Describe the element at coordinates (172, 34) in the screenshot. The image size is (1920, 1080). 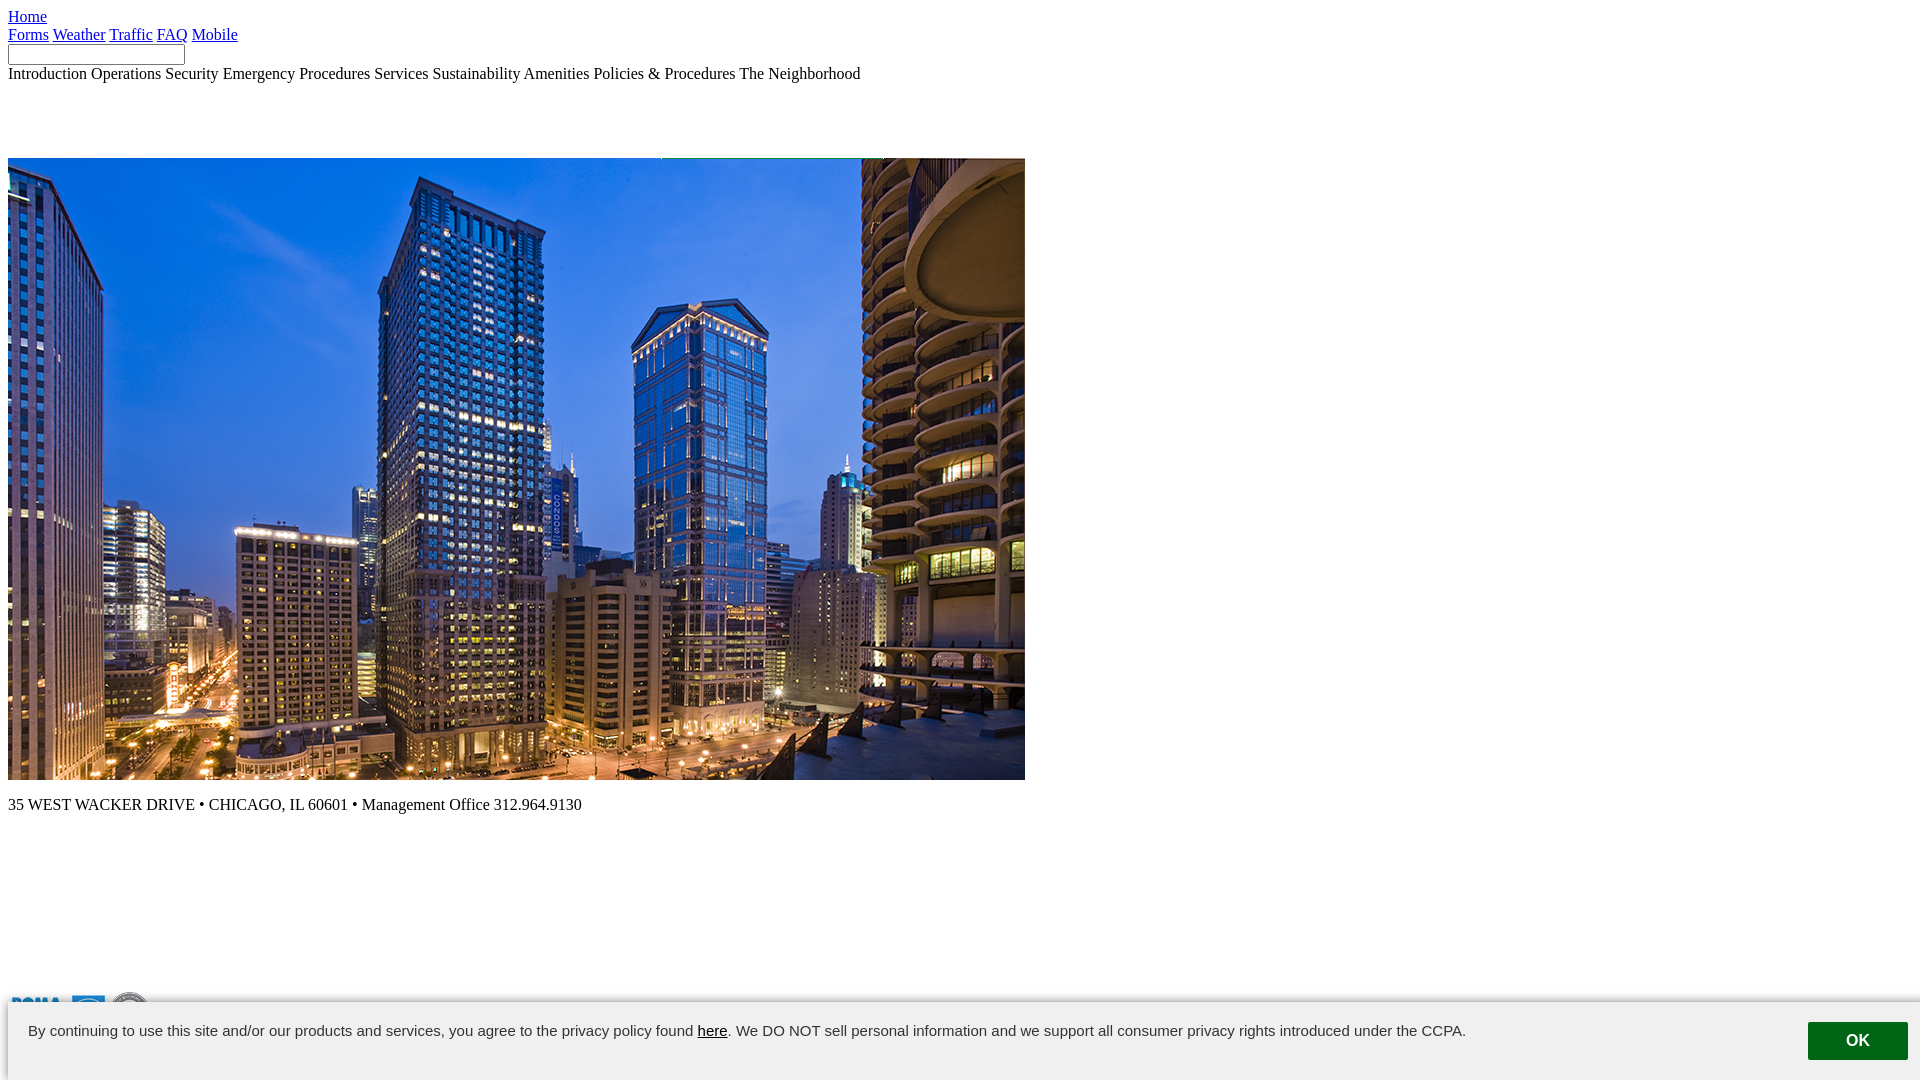
I see `'FAQ'` at that location.